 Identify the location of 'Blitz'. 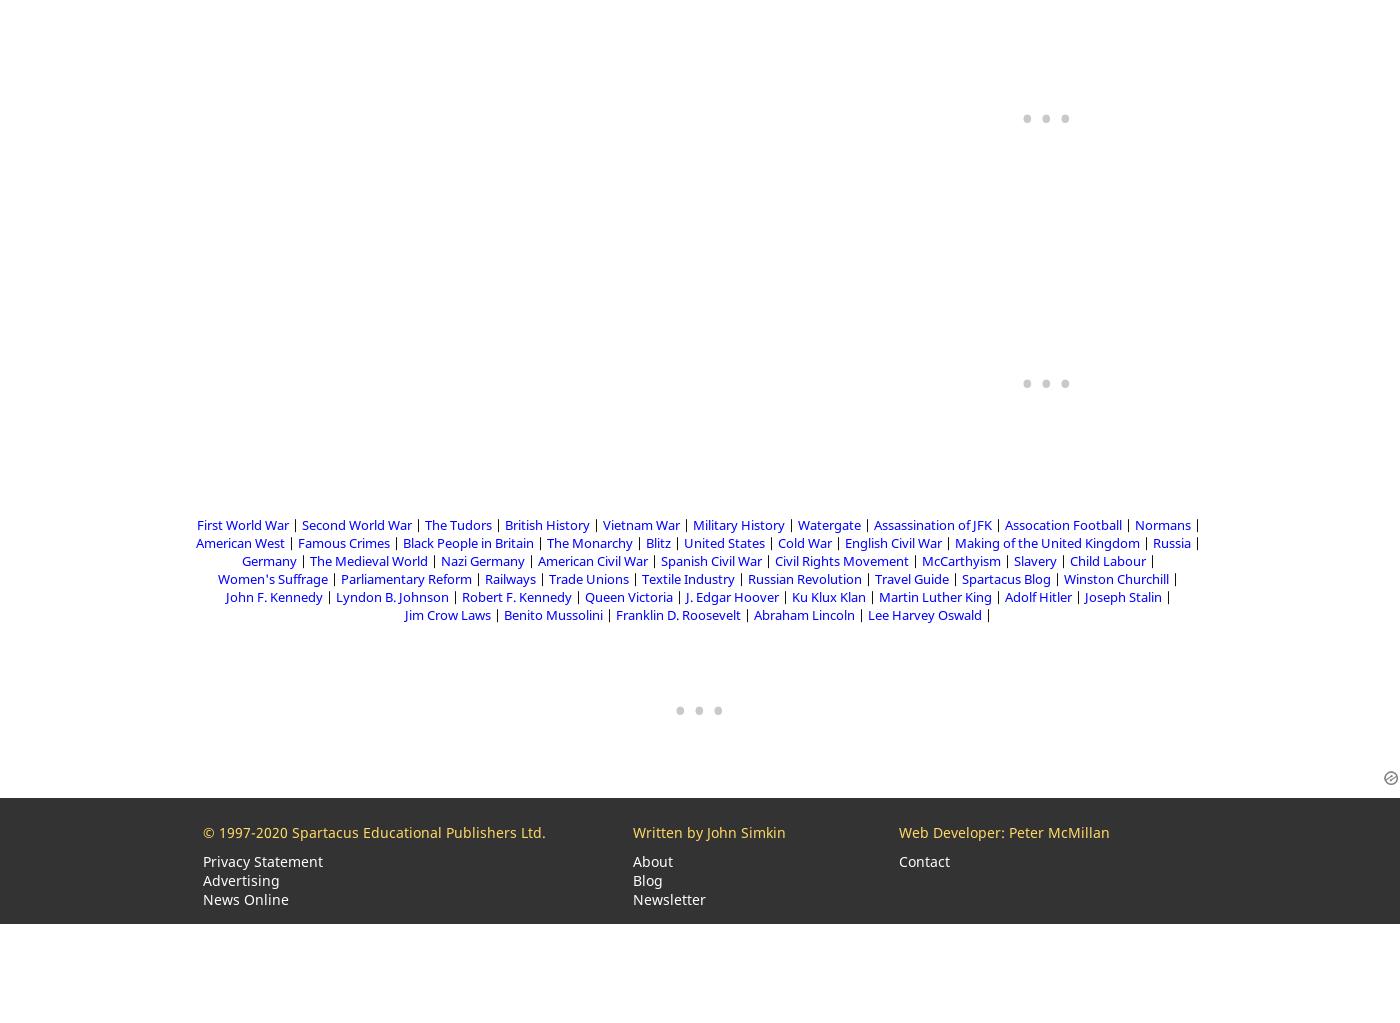
(658, 542).